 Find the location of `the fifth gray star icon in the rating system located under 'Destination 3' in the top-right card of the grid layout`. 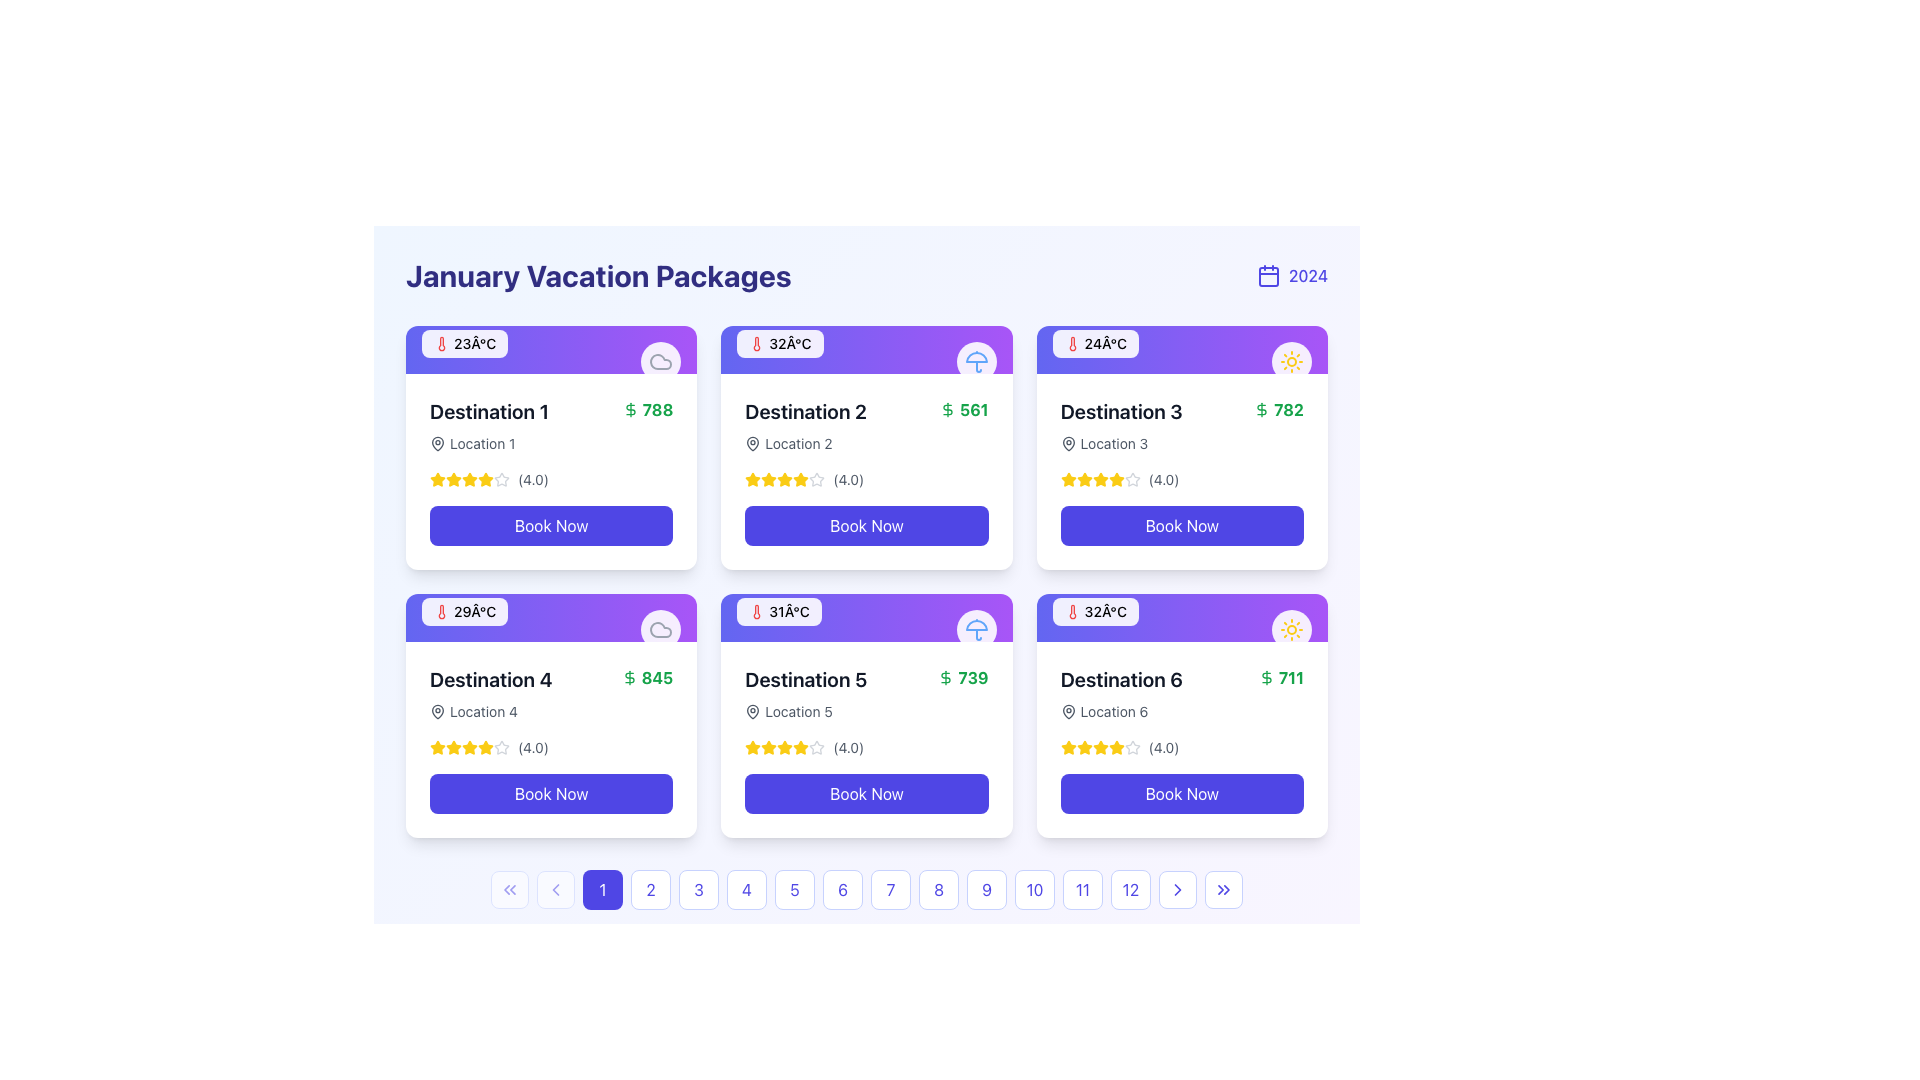

the fifth gray star icon in the rating system located under 'Destination 3' in the top-right card of the grid layout is located at coordinates (1132, 479).